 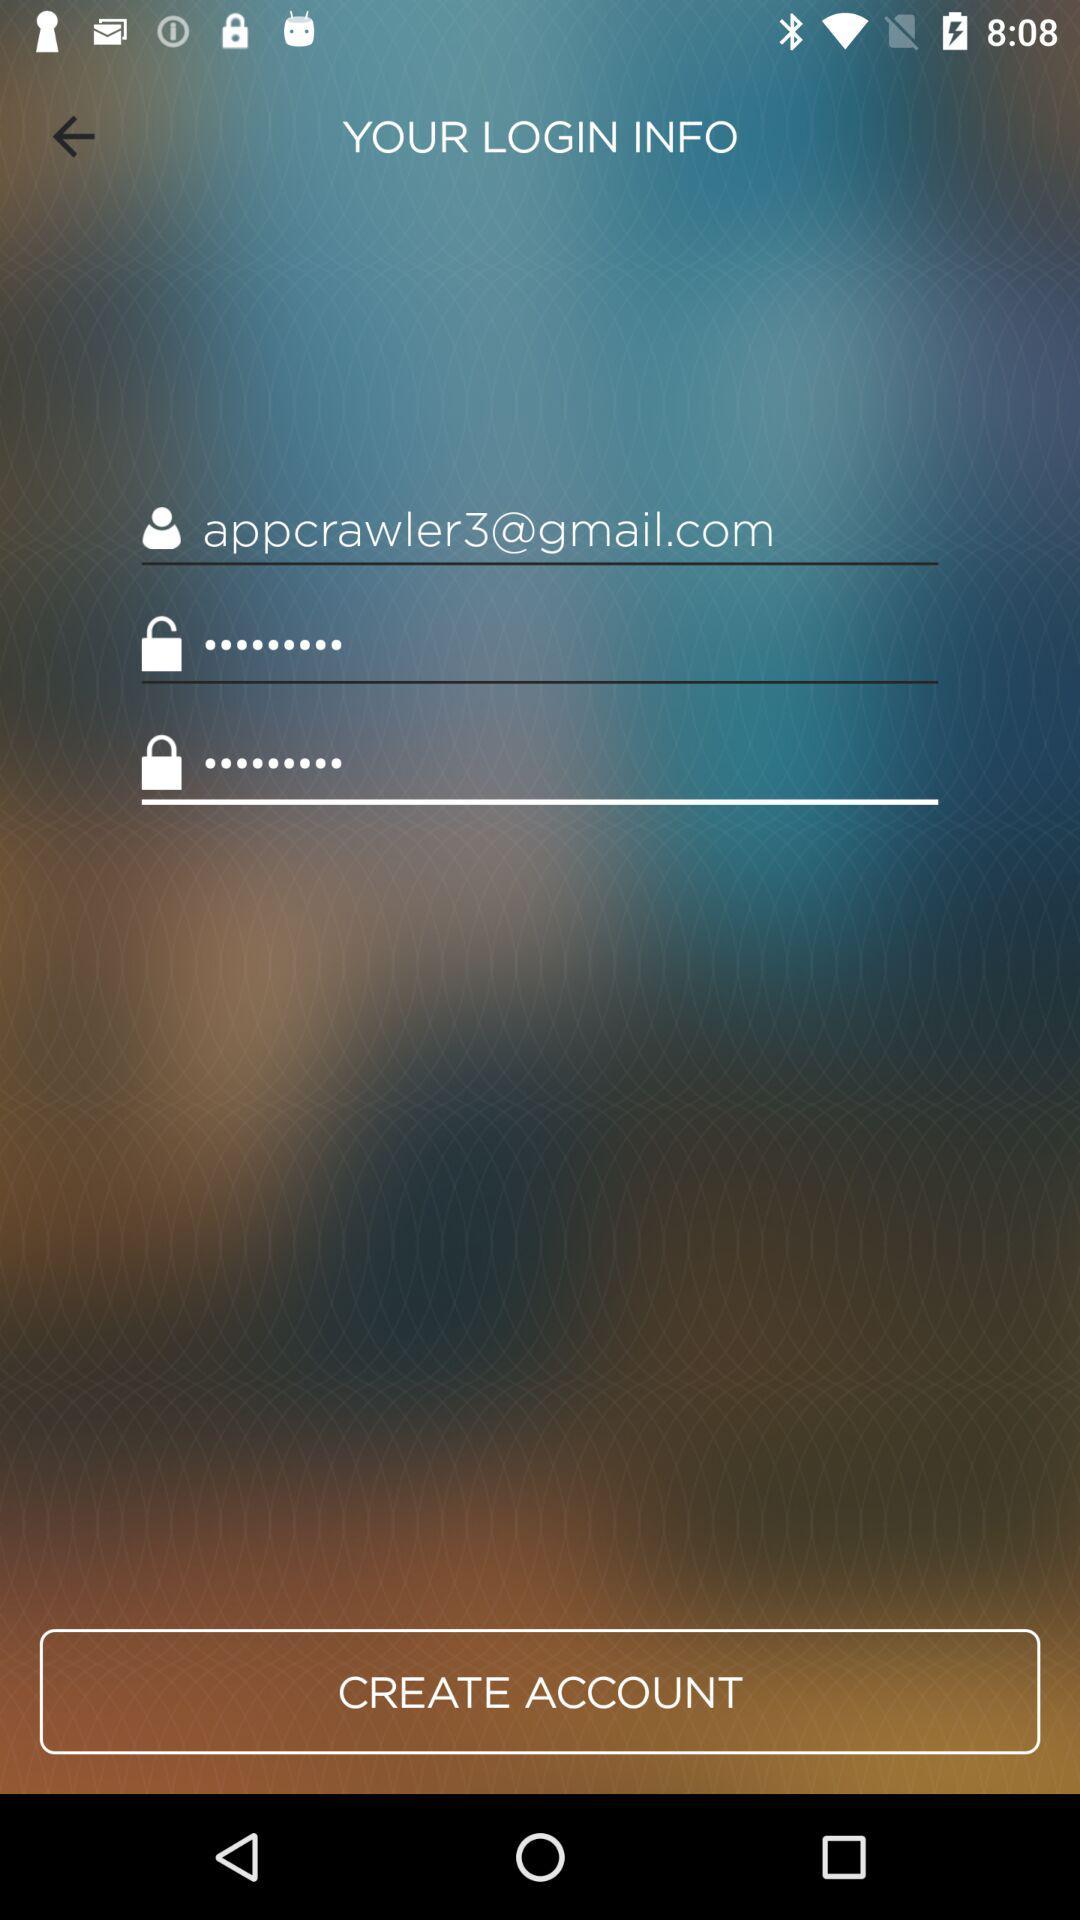 What do you see at coordinates (72, 135) in the screenshot?
I see `the item at the top left corner` at bounding box center [72, 135].